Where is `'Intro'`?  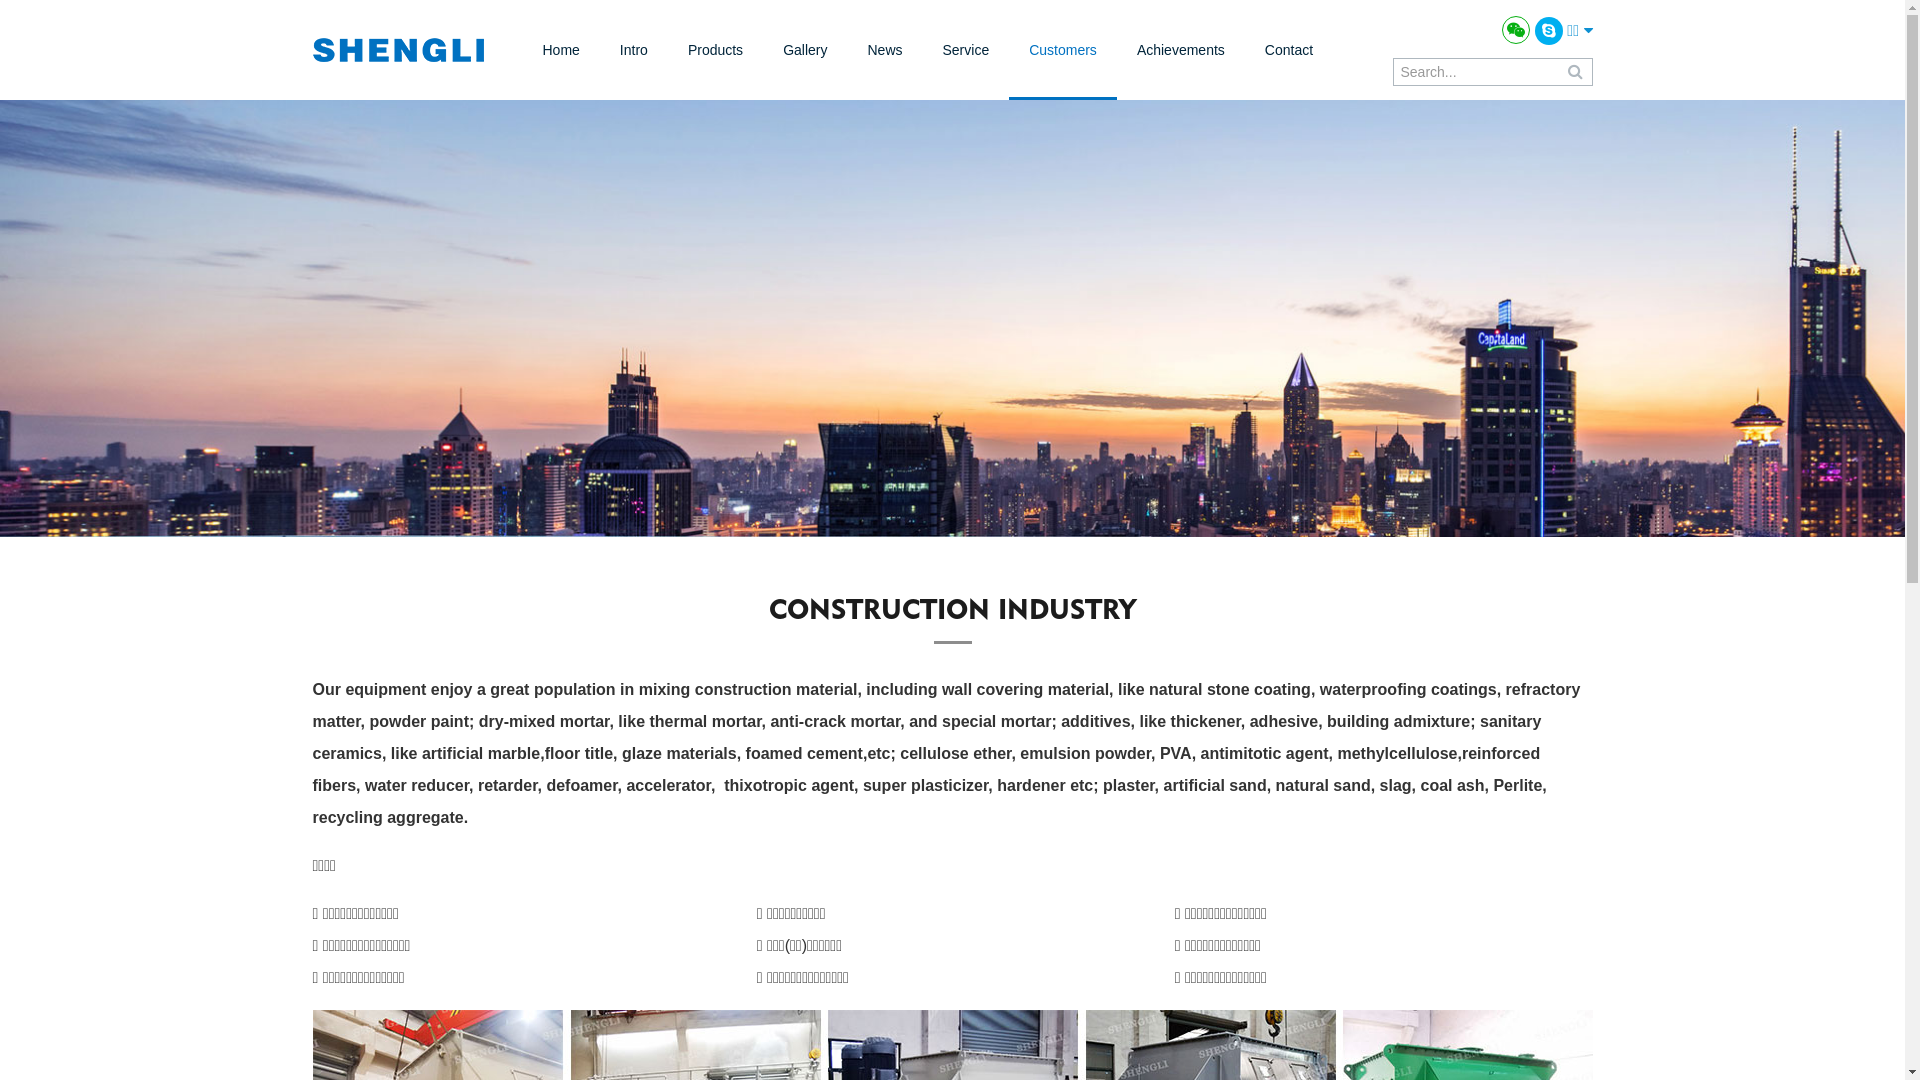 'Intro' is located at coordinates (632, 49).